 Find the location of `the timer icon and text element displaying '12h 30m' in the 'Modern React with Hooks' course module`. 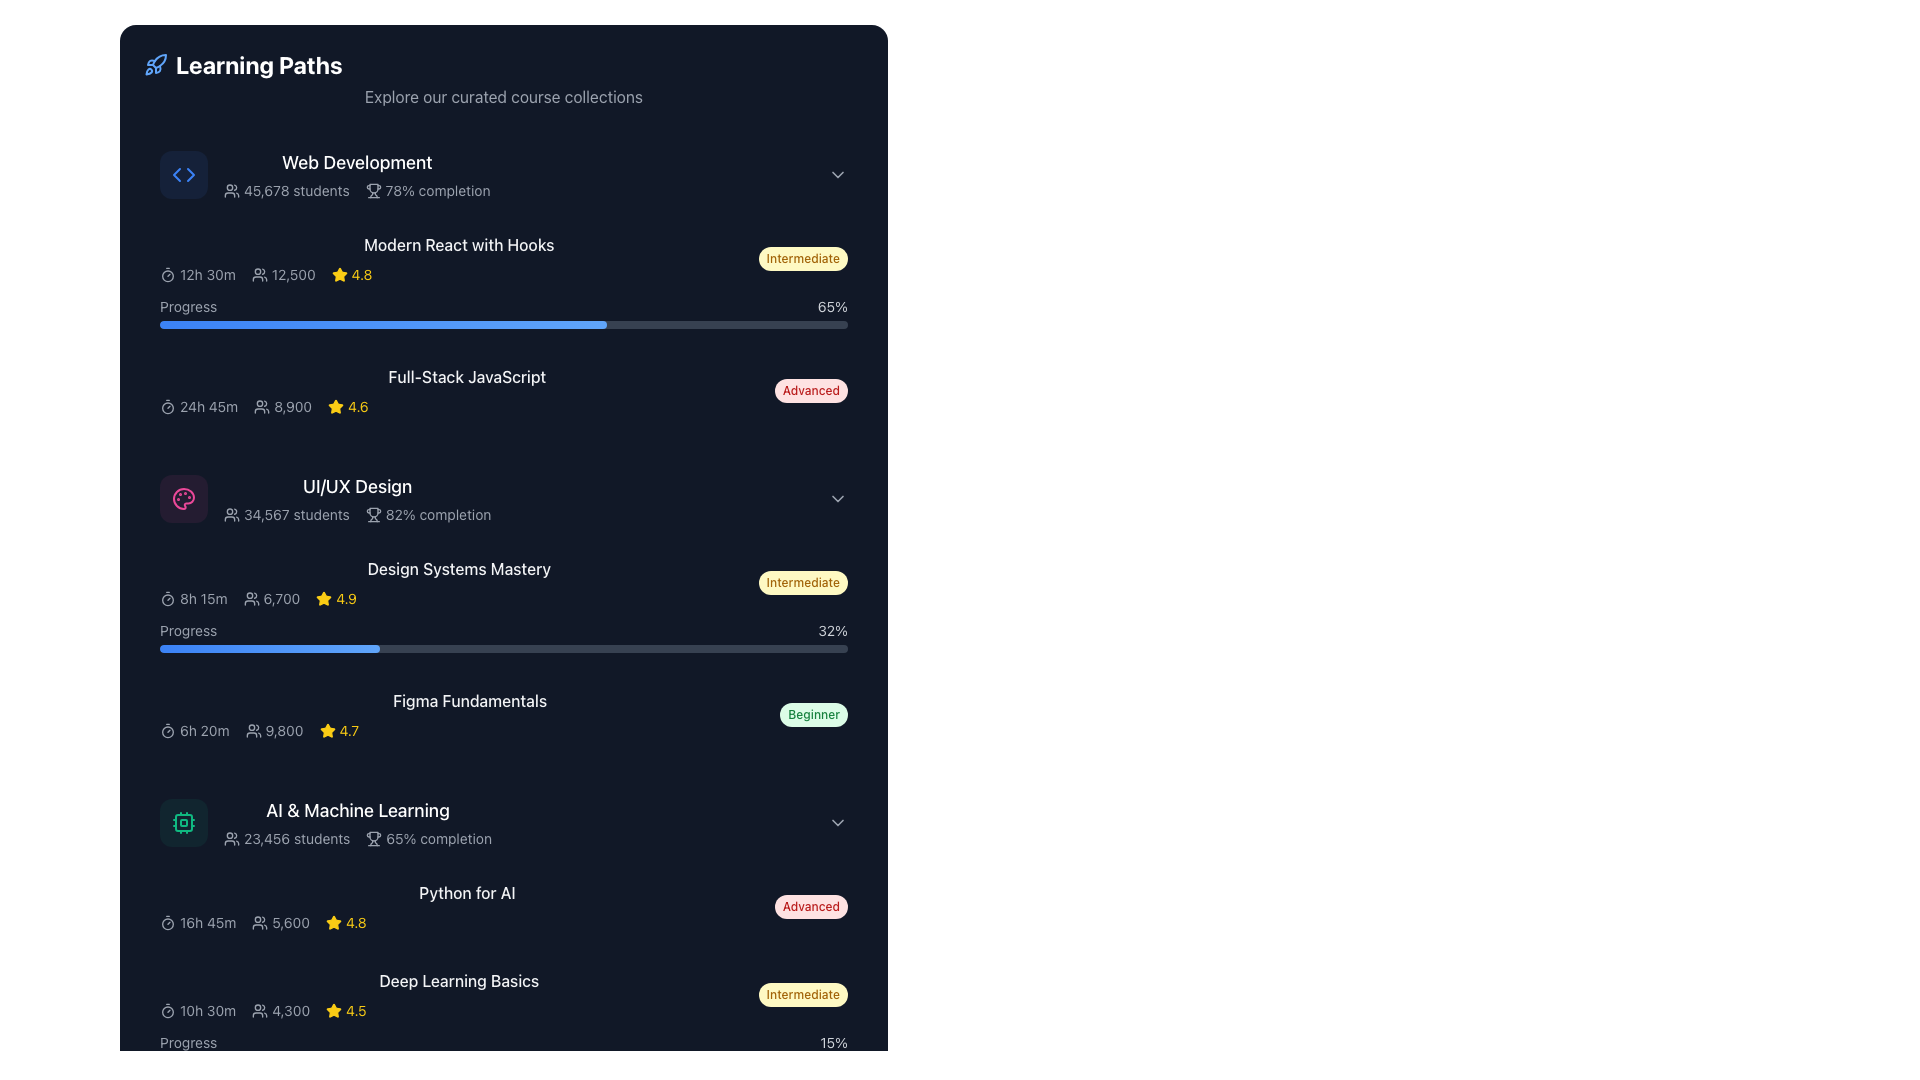

the timer icon and text element displaying '12h 30m' in the 'Modern React with Hooks' course module is located at coordinates (197, 274).